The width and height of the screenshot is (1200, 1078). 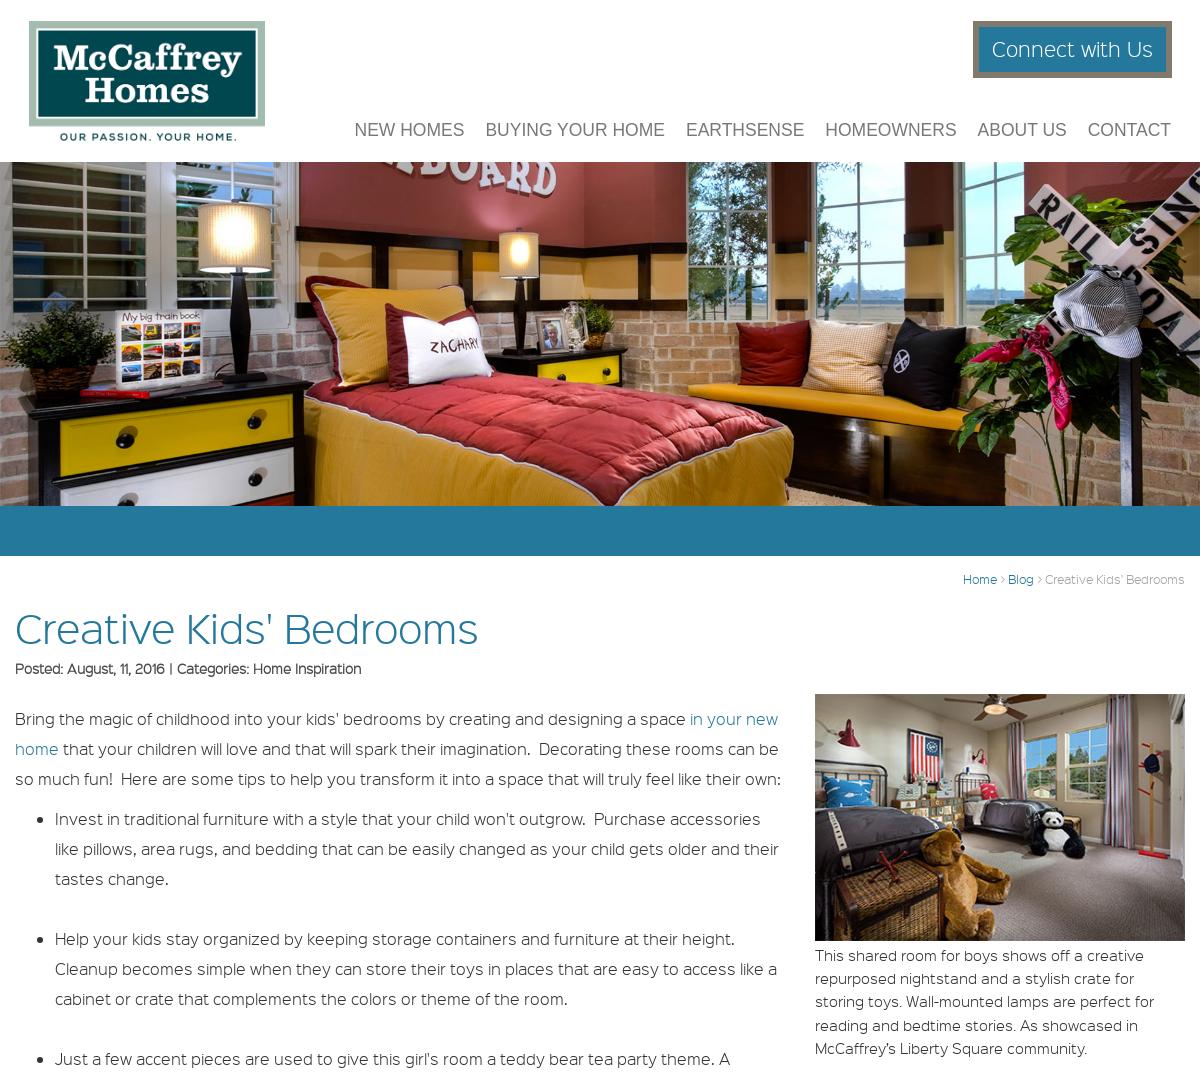 What do you see at coordinates (416, 967) in the screenshot?
I see `'Help your kids stay organized by keeping storage containers and furniture at their height.  Cleanup becomes simple when they can store their toys in places that are easy to access like a cabinet or crate that complements the colors or theme of the room.'` at bounding box center [416, 967].